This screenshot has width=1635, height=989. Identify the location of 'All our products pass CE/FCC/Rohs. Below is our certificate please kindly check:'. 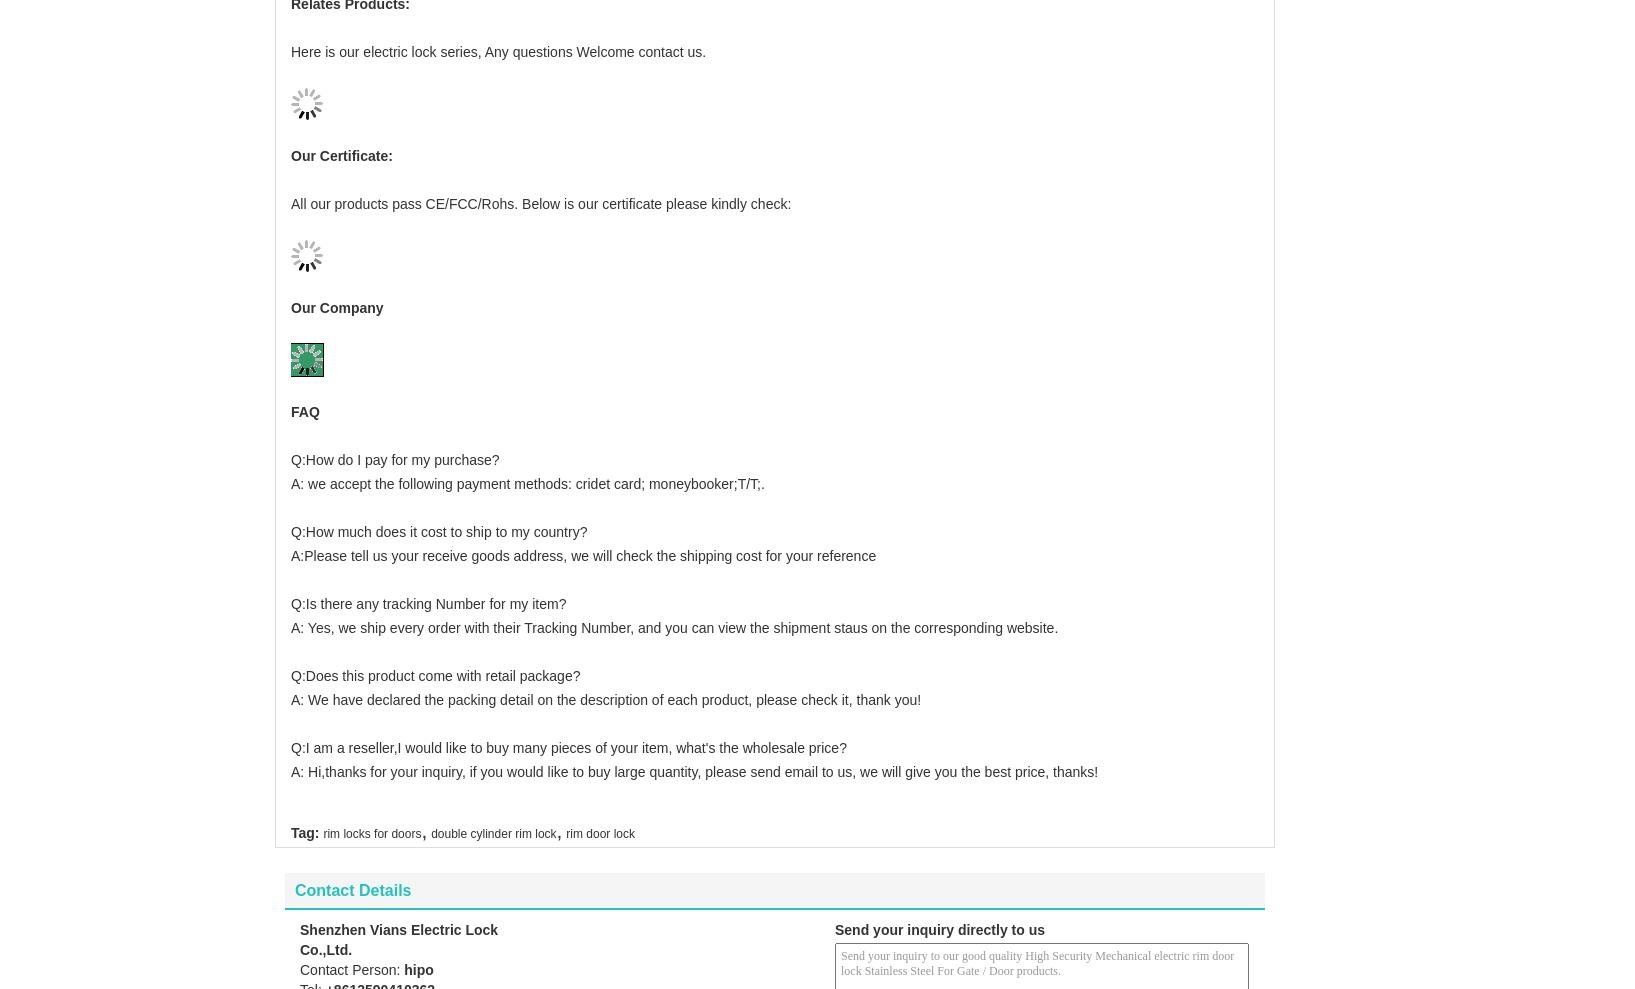
(541, 171).